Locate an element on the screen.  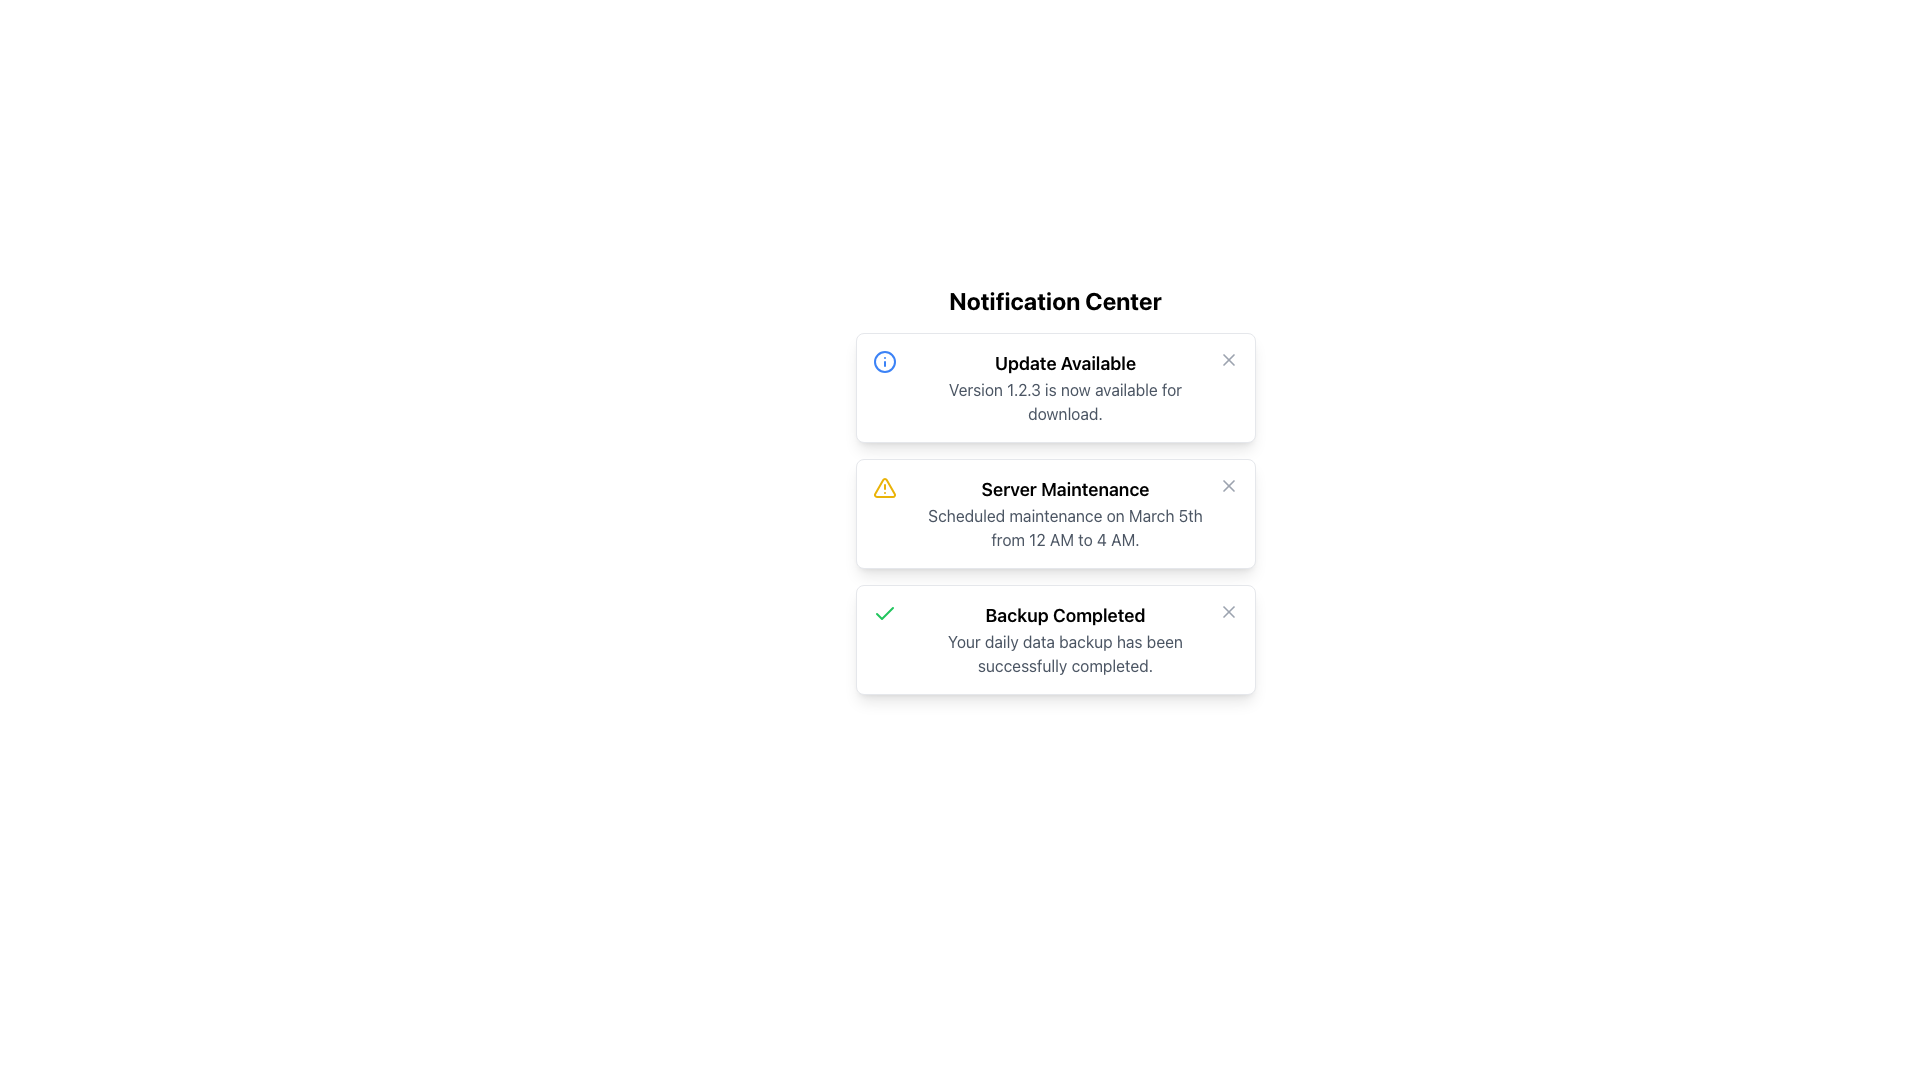
the text label that summarizes the notification, stating 'Update Available', located at the top of the notification card in the Notification Center is located at coordinates (1064, 363).